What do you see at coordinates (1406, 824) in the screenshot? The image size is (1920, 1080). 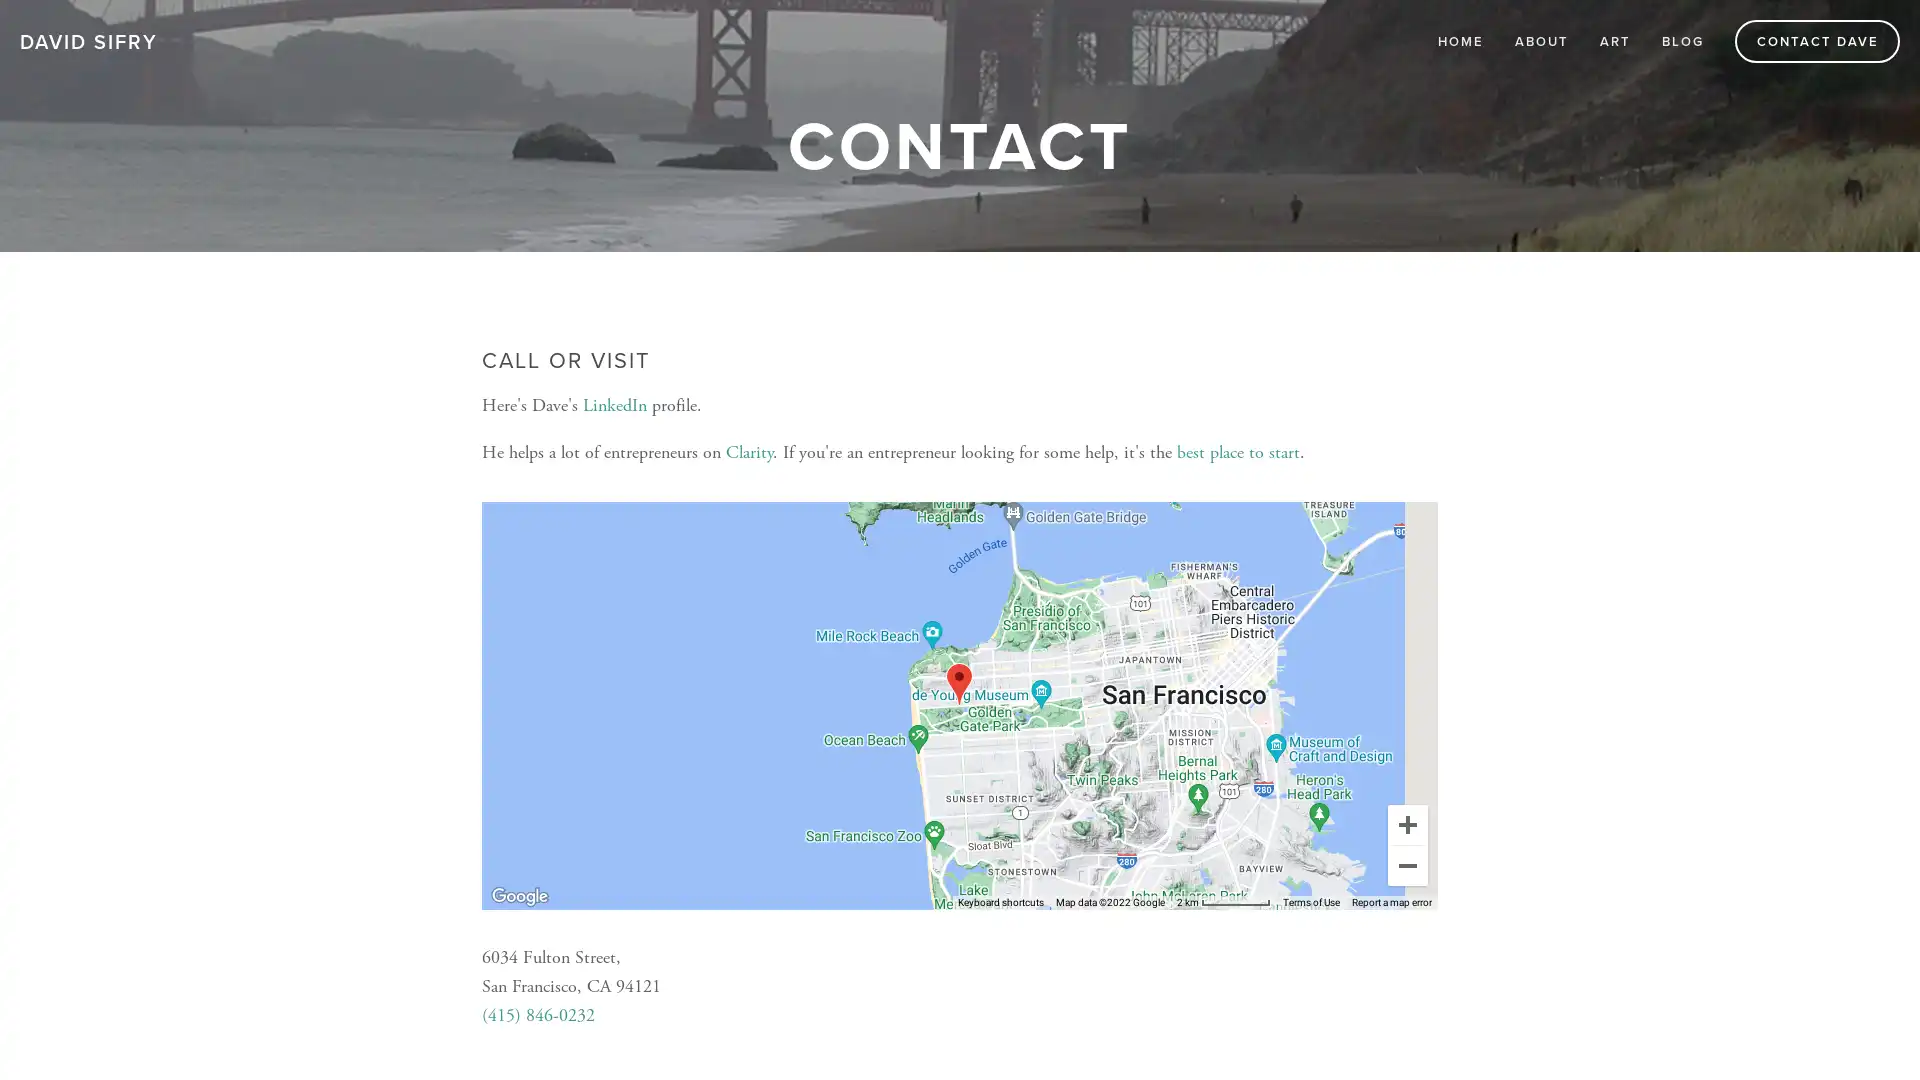 I see `Zoom in` at bounding box center [1406, 824].